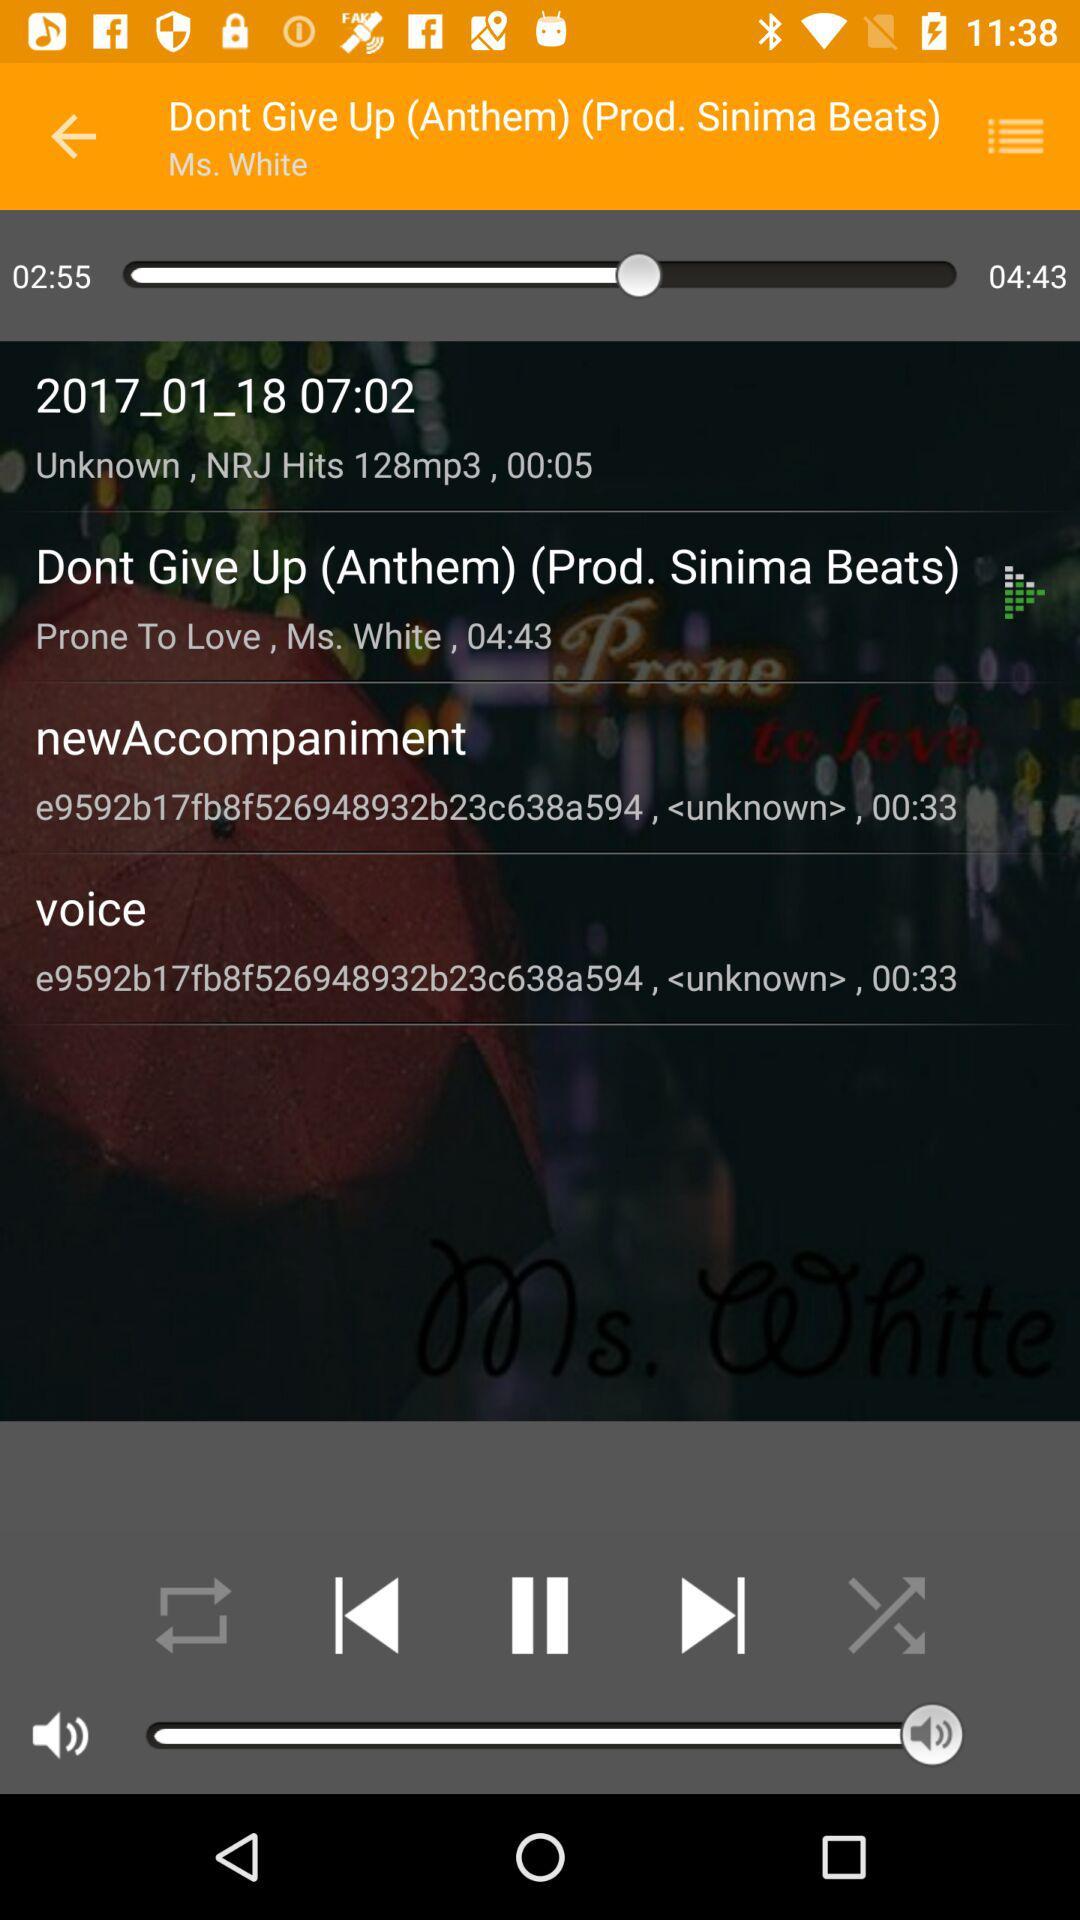 This screenshot has width=1080, height=1920. What do you see at coordinates (540, 1615) in the screenshot?
I see `pause music` at bounding box center [540, 1615].